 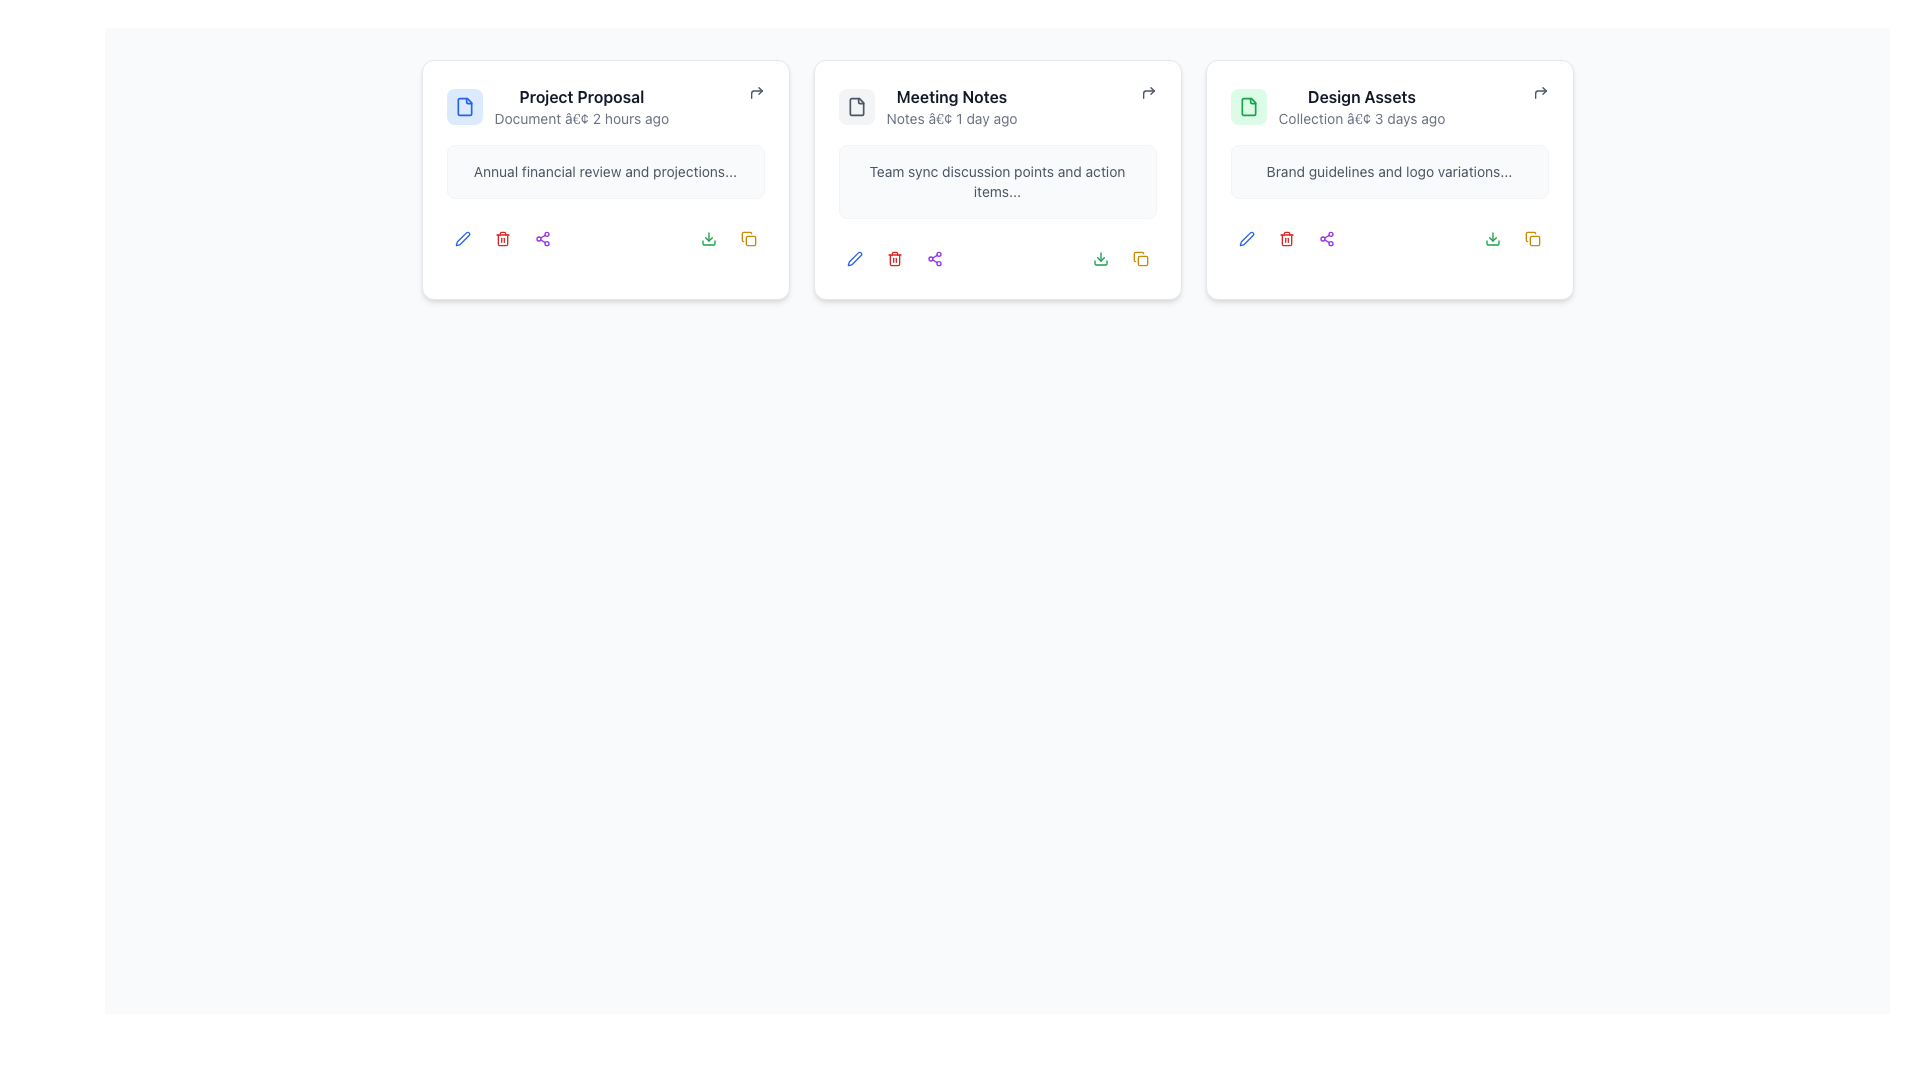 I want to click on the trash can icon, which is a vertical rectangle with rounded corners located below the 'Project Proposal' text, so click(x=502, y=239).